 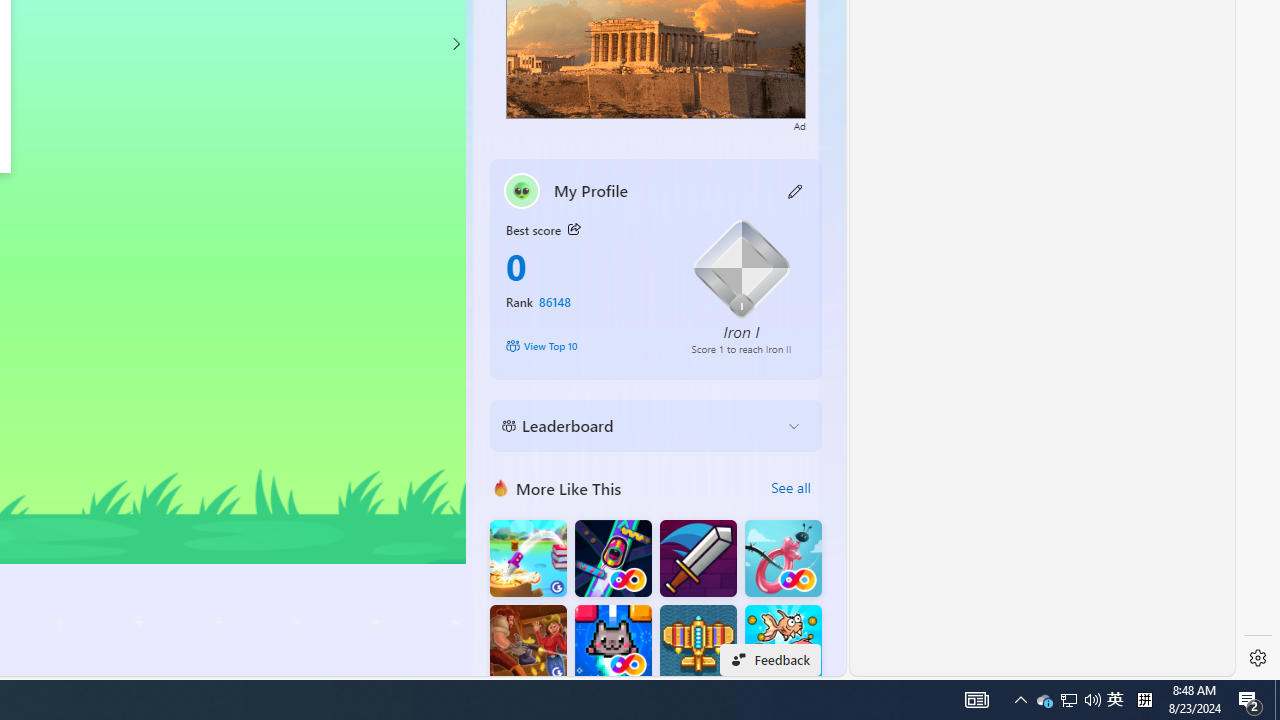 I want to click on 'Balloon FRVR', so click(x=782, y=558).